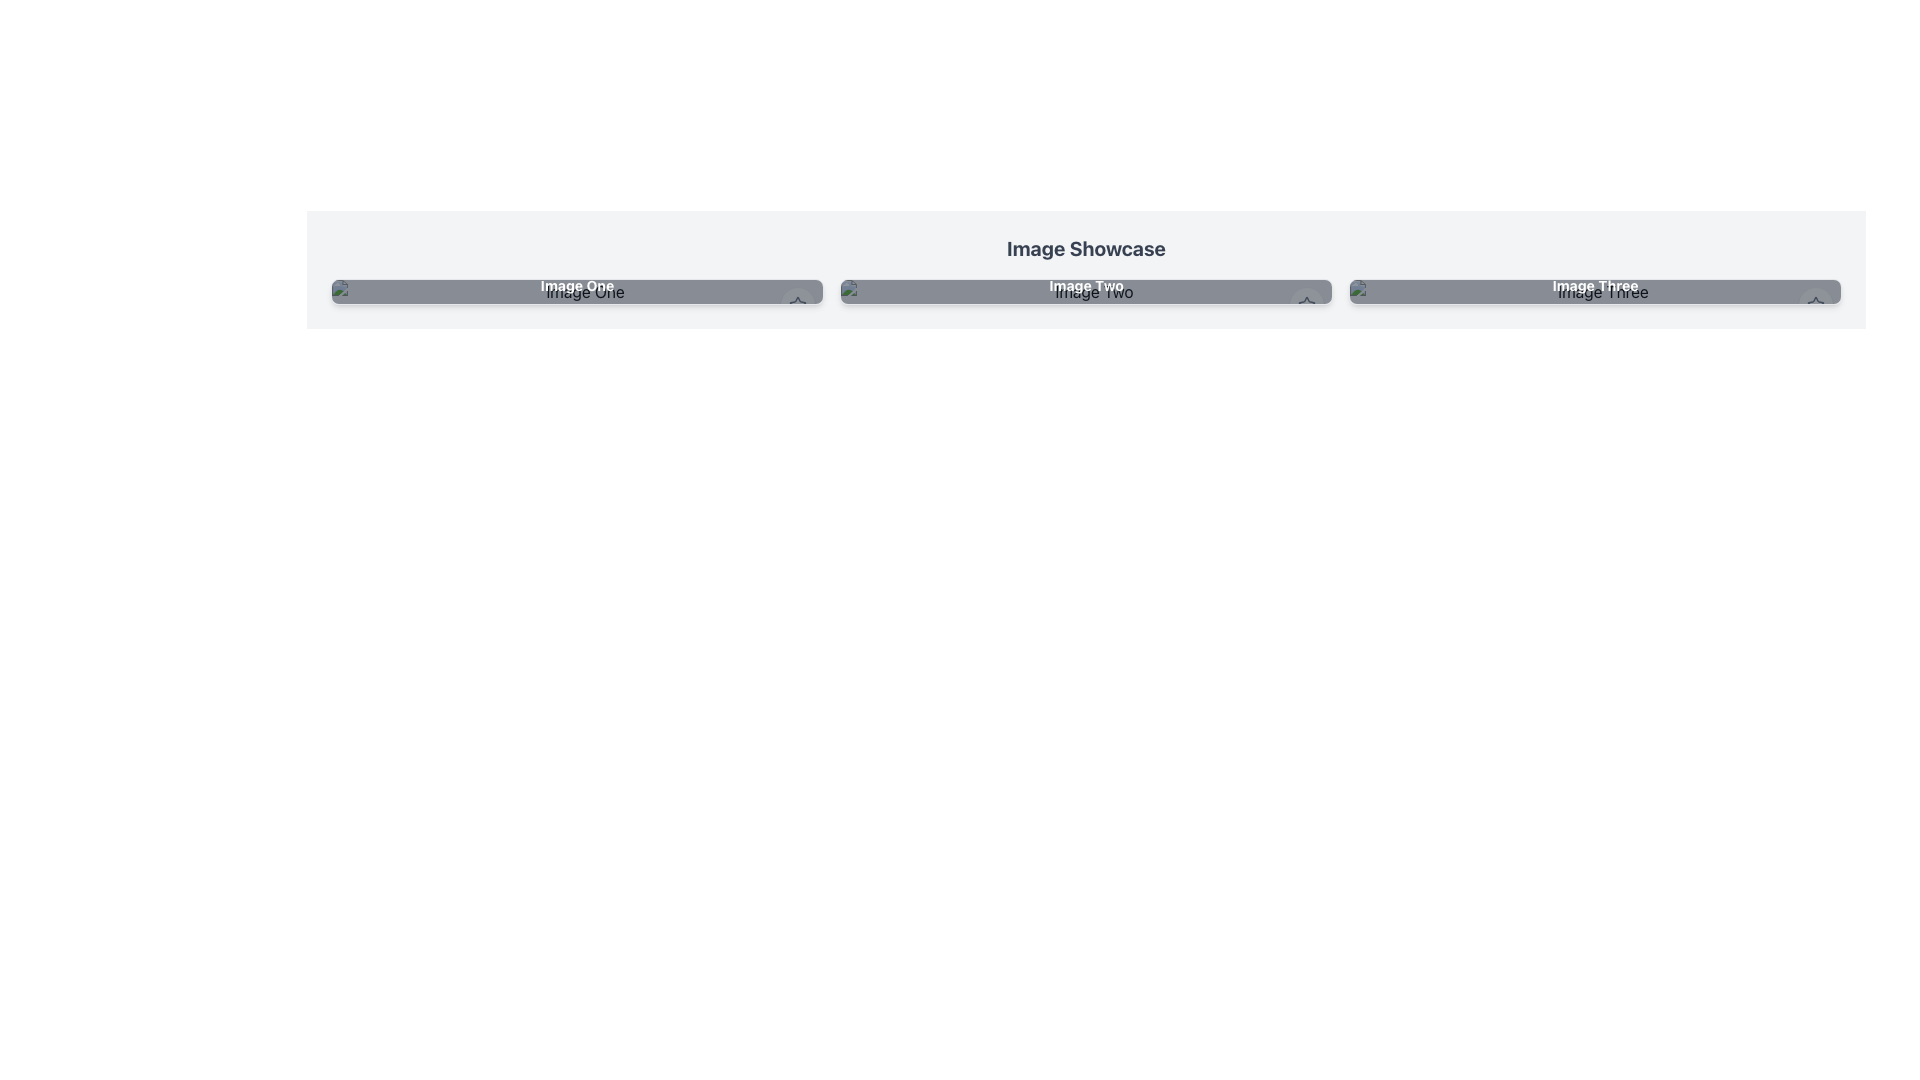 The image size is (1920, 1080). What do you see at coordinates (1594, 292) in the screenshot?
I see `the placeholder picture image in the rightmost card beneath the text overlay 'Image Three'` at bounding box center [1594, 292].